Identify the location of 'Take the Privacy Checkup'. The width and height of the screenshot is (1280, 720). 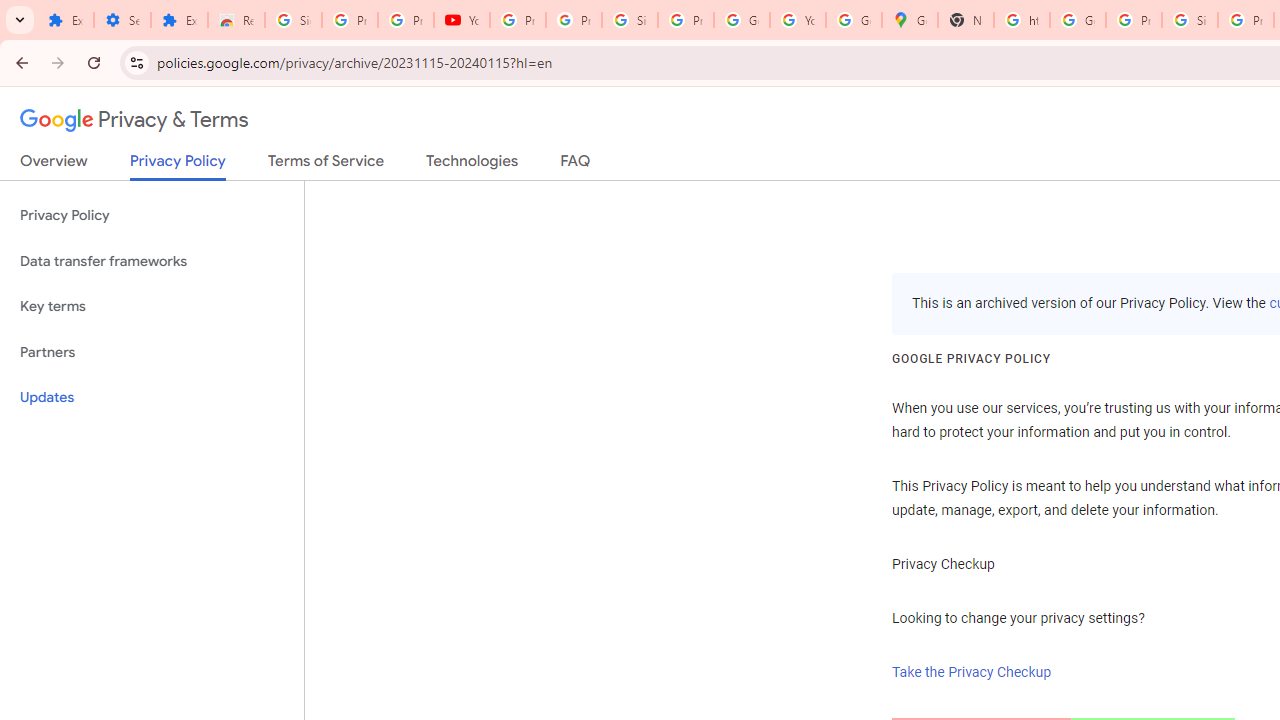
(972, 672).